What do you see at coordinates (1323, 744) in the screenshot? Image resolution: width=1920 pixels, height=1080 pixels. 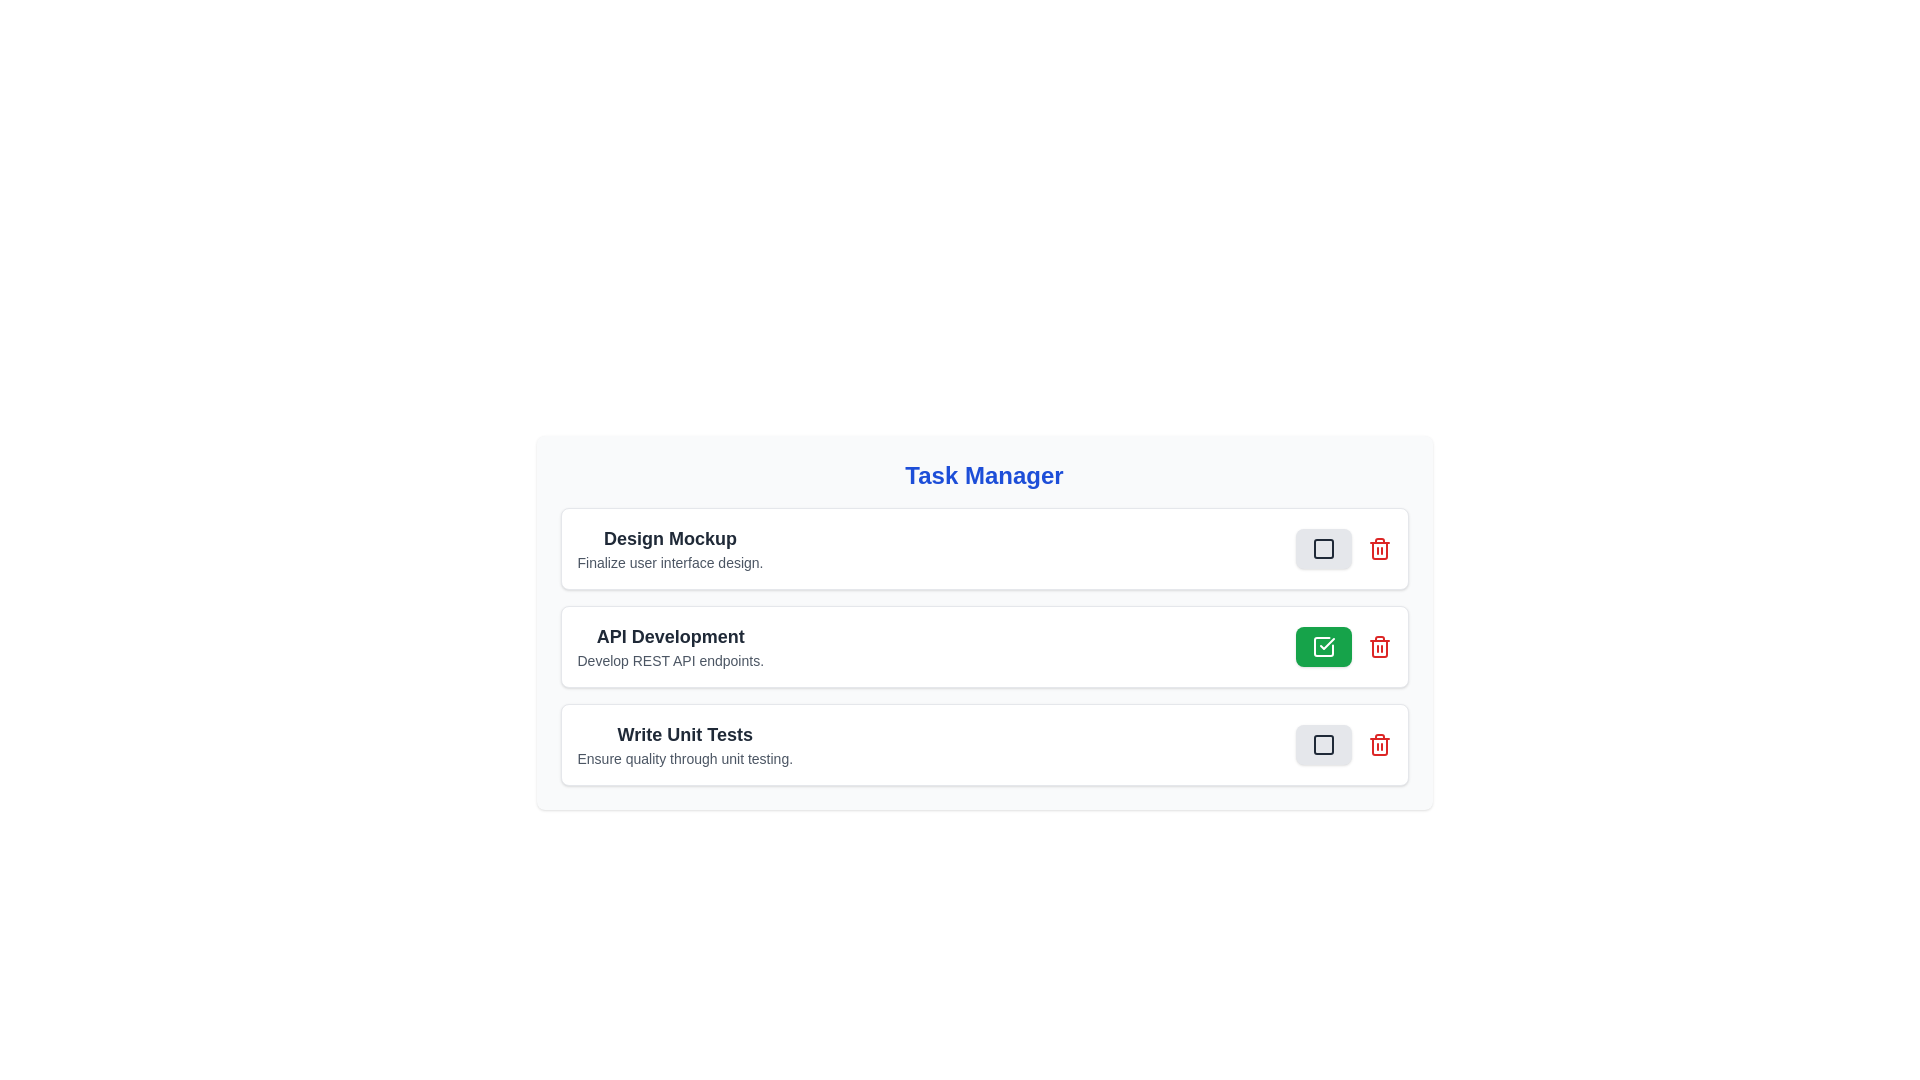 I see `the leftmost icon in the right section of the last task row, which serves as an indicator or task interaction element` at bounding box center [1323, 744].